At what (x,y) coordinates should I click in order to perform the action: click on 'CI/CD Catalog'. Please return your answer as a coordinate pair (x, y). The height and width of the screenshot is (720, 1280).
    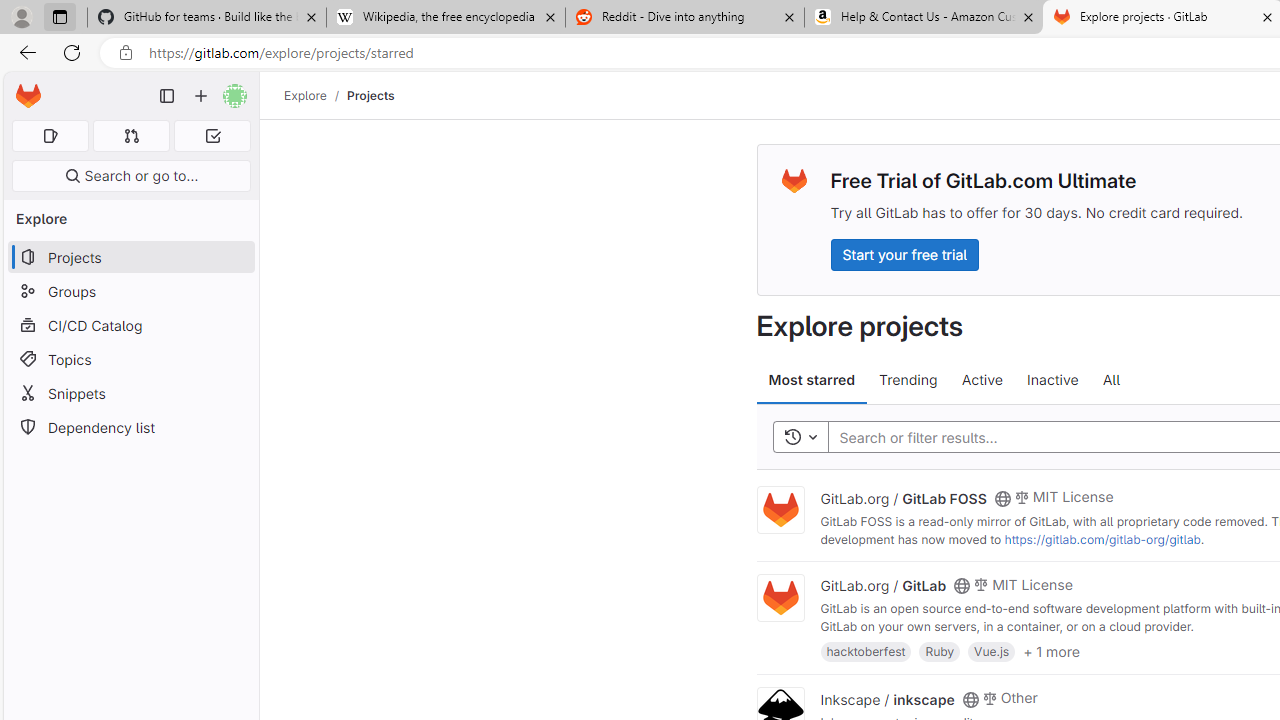
    Looking at the image, I should click on (130, 324).